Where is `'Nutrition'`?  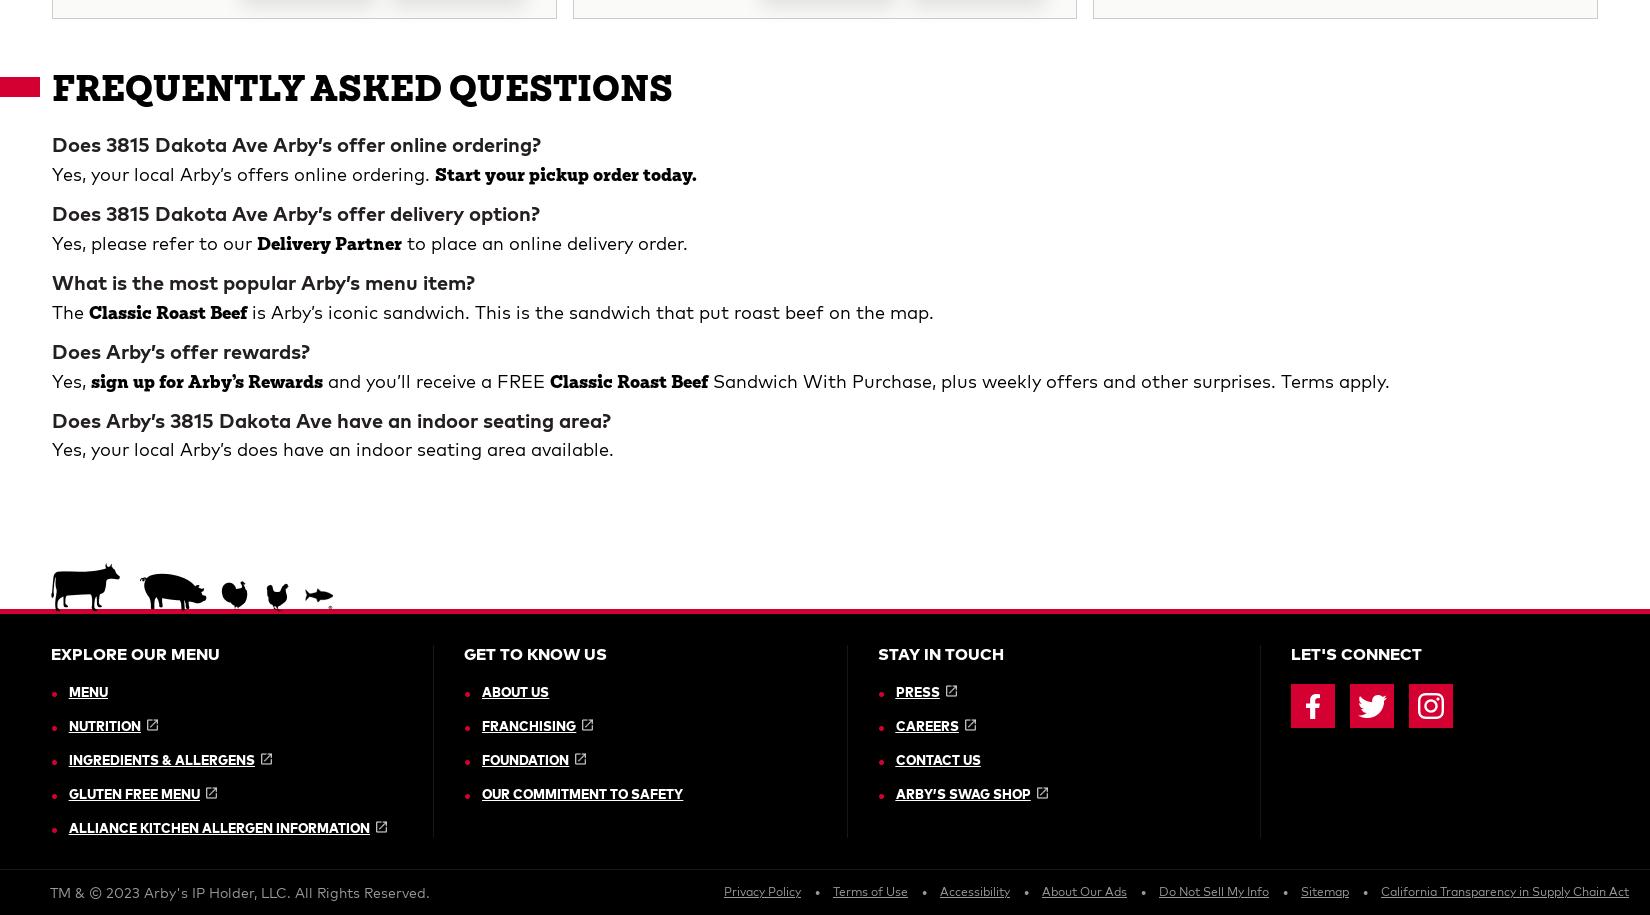 'Nutrition' is located at coordinates (103, 30).